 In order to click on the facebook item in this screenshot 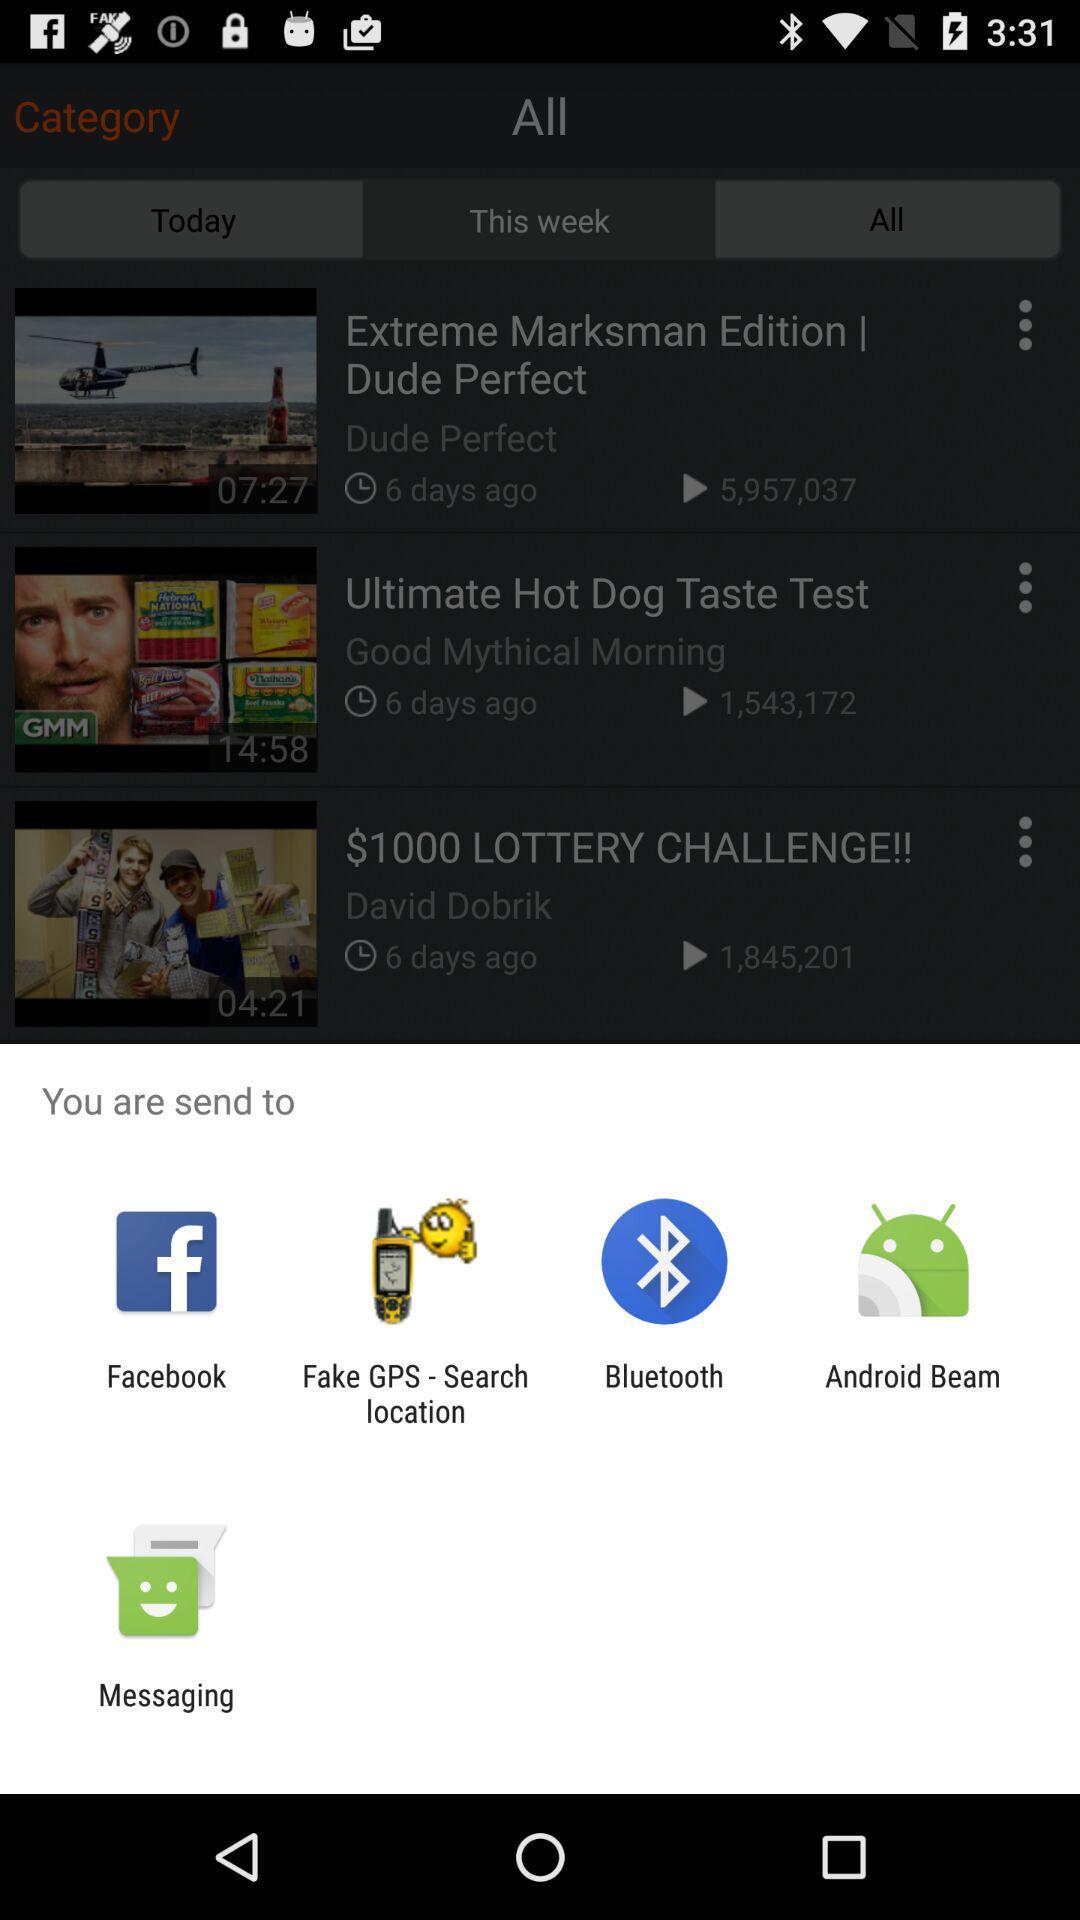, I will do `click(165, 1392)`.